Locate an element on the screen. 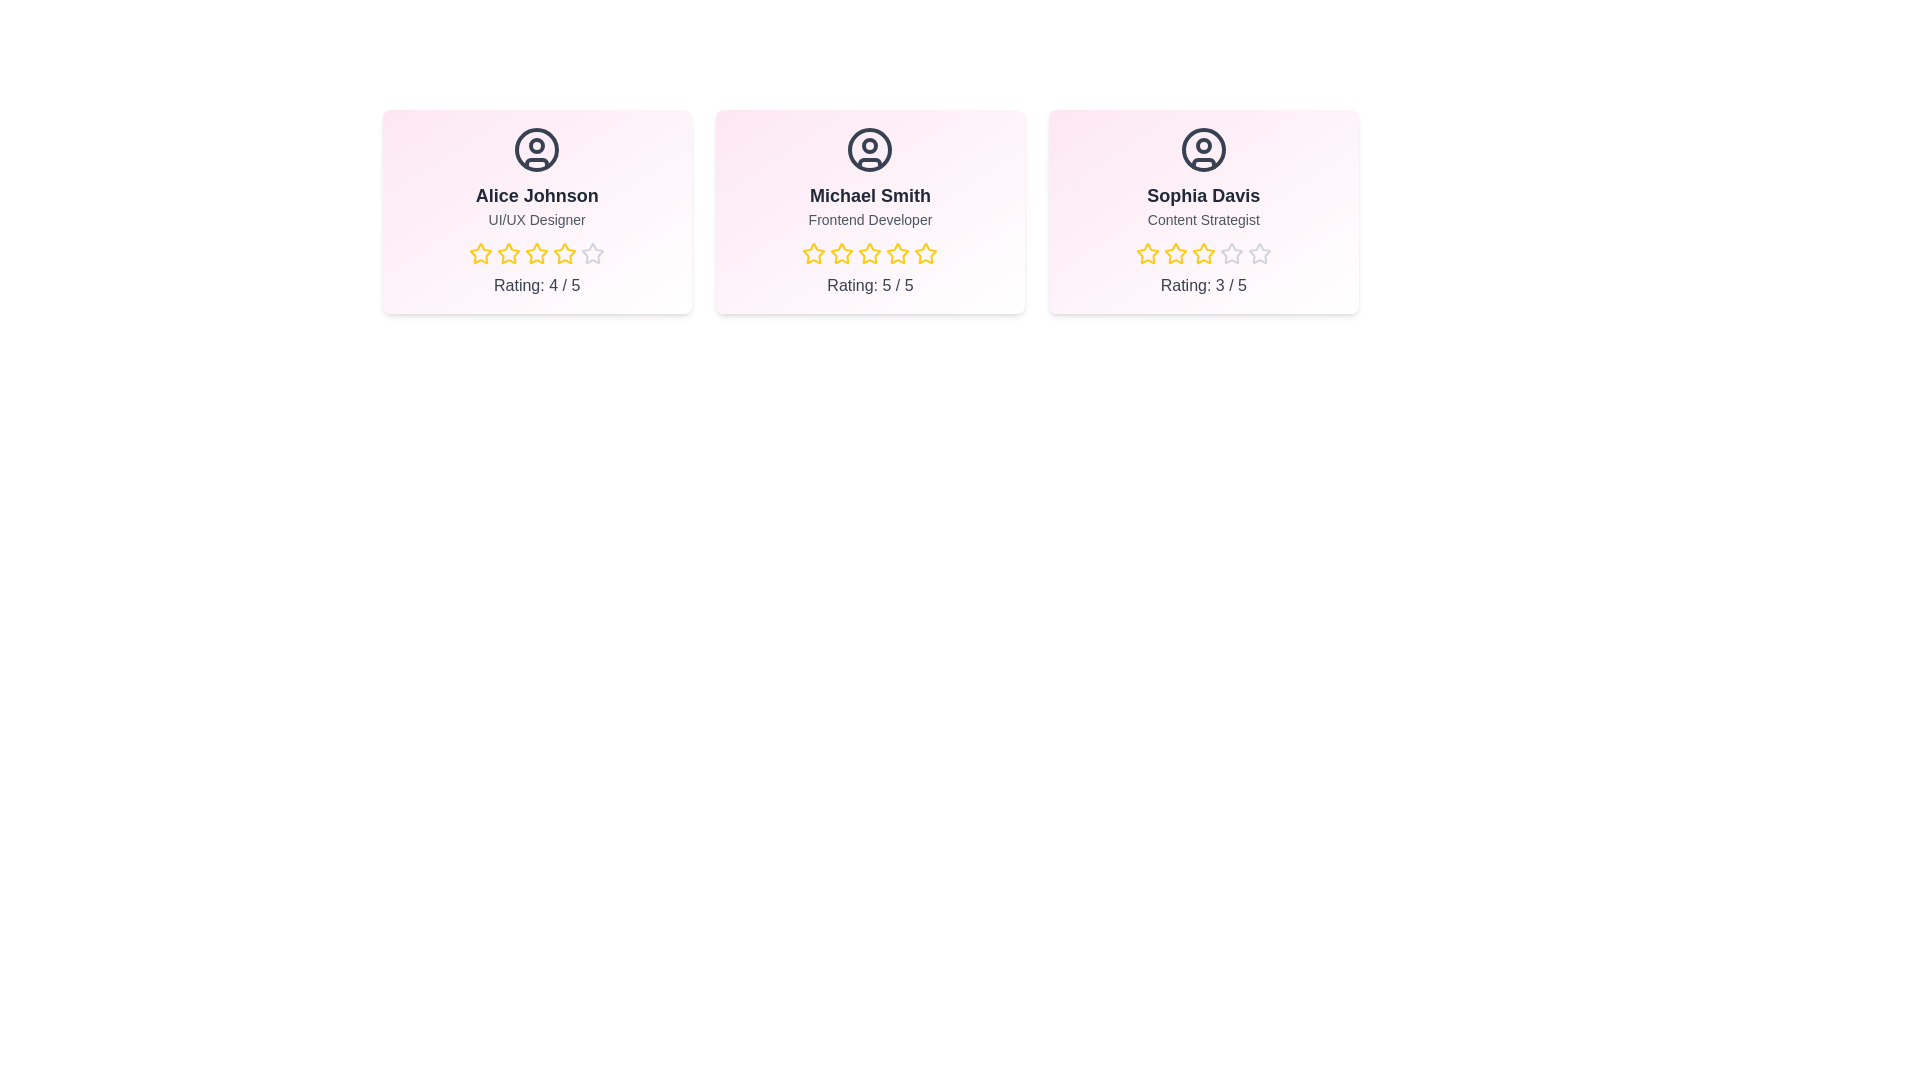 The width and height of the screenshot is (1920, 1080). the star corresponding to 1 stars for the team member Alice Johnson is located at coordinates (468, 253).